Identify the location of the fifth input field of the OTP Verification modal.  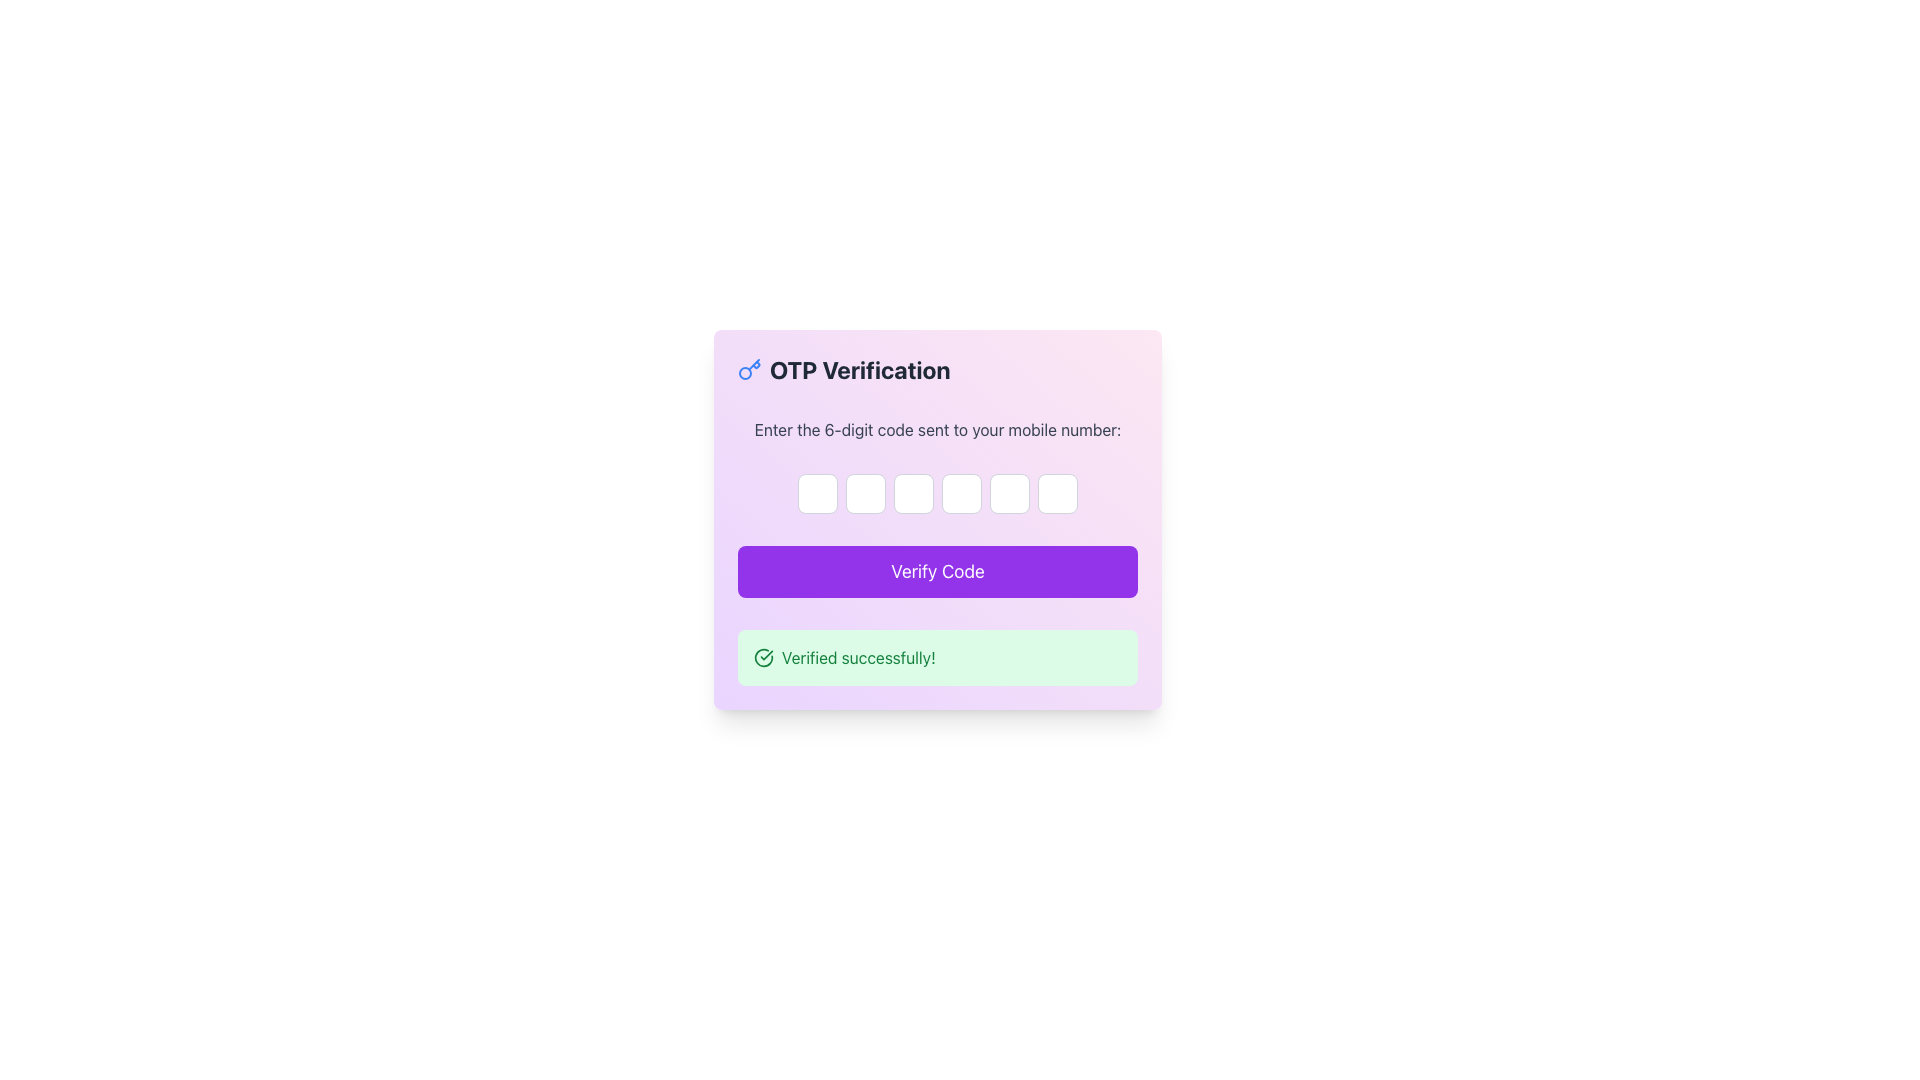
(1009, 493).